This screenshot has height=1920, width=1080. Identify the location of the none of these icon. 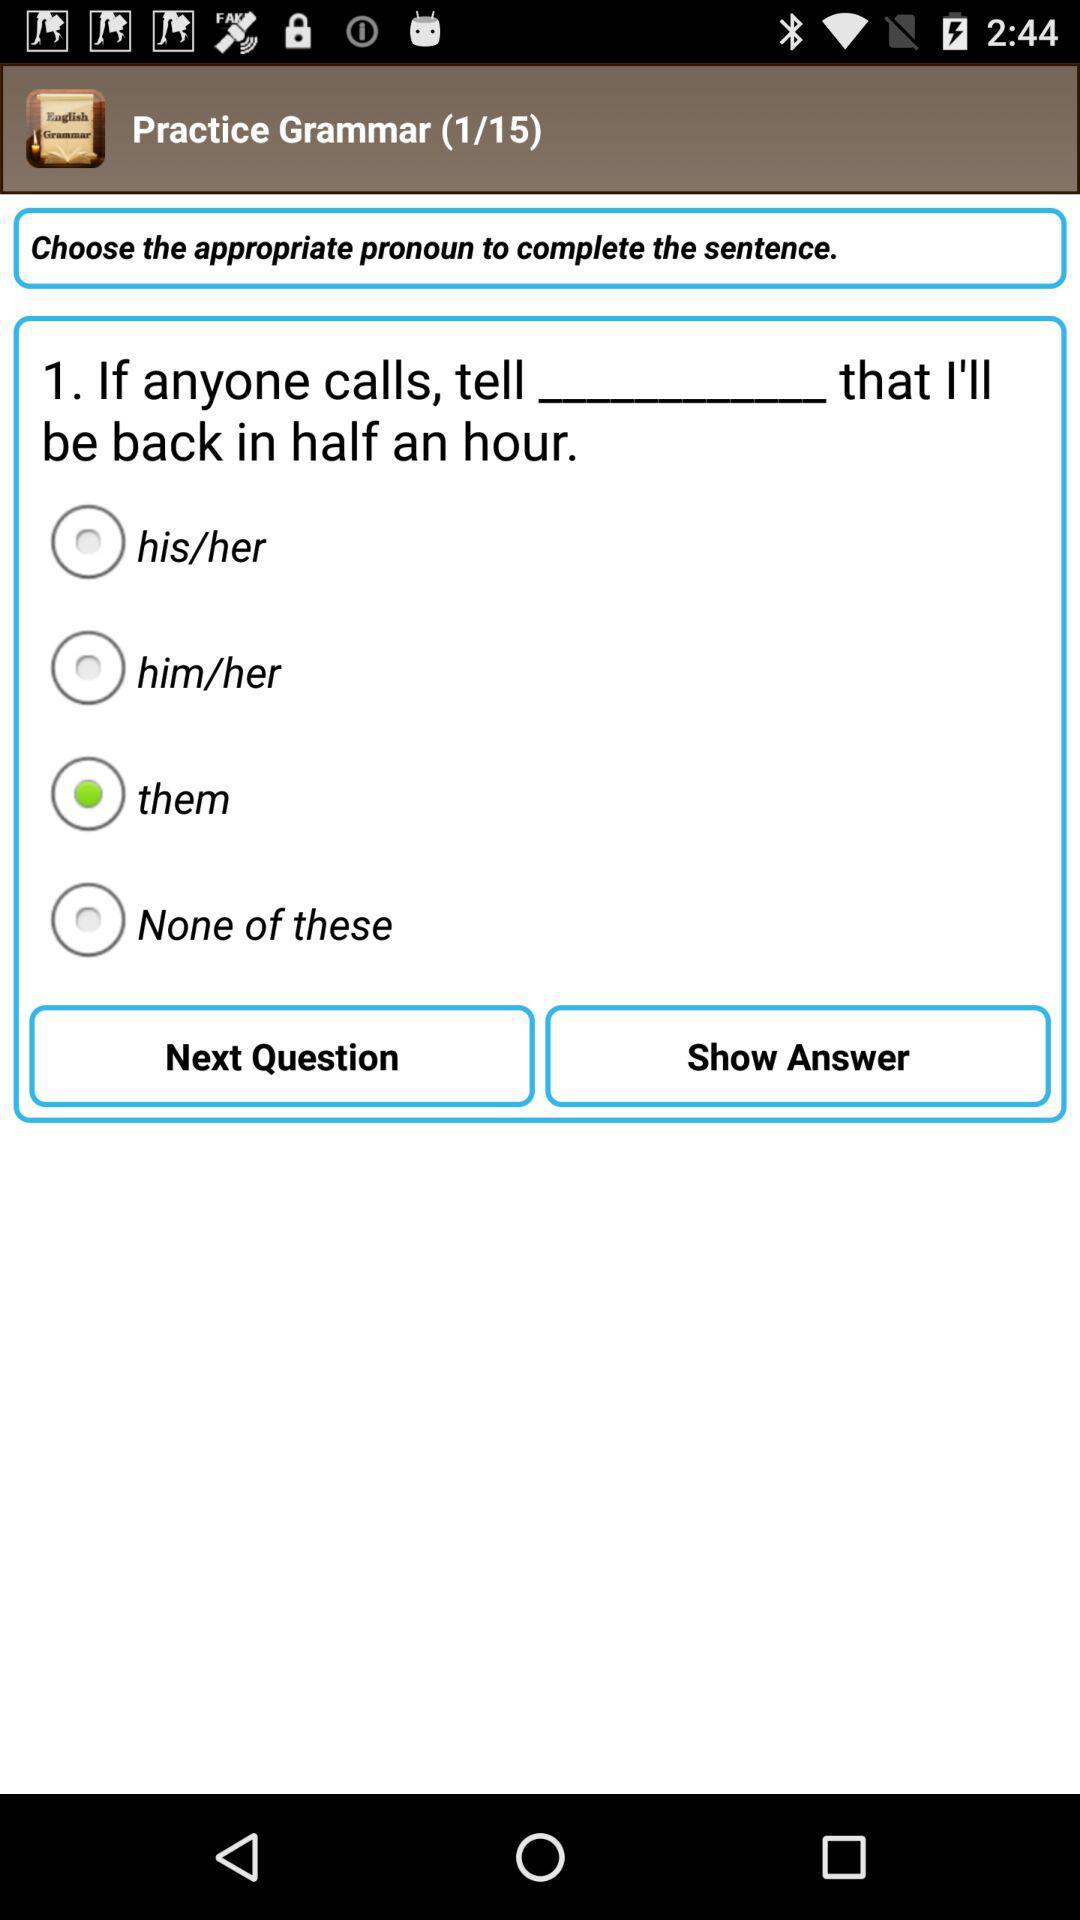
(215, 922).